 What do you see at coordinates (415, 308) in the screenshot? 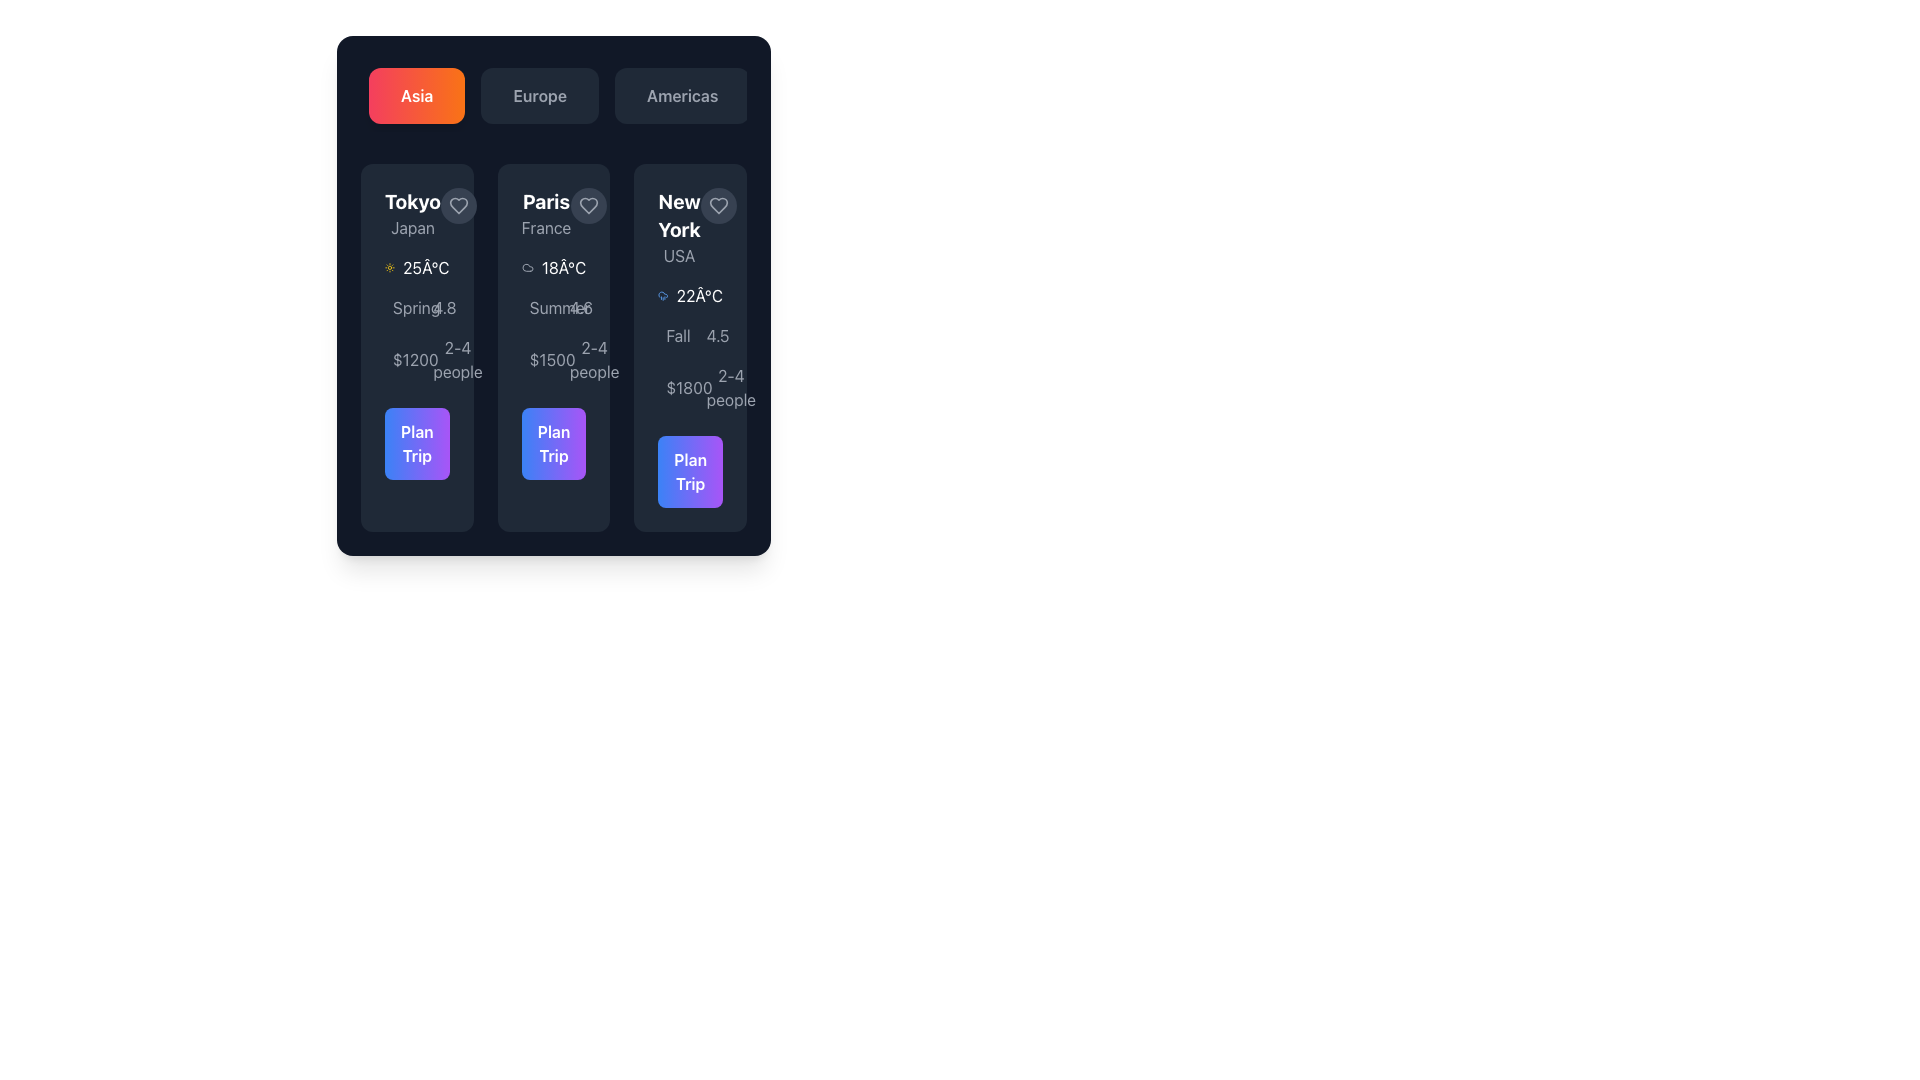
I see `text label indicating the season associated with the displayed trip information in the Tokyo, Japan card, located beneath the temperature information and above the rating value` at bounding box center [415, 308].